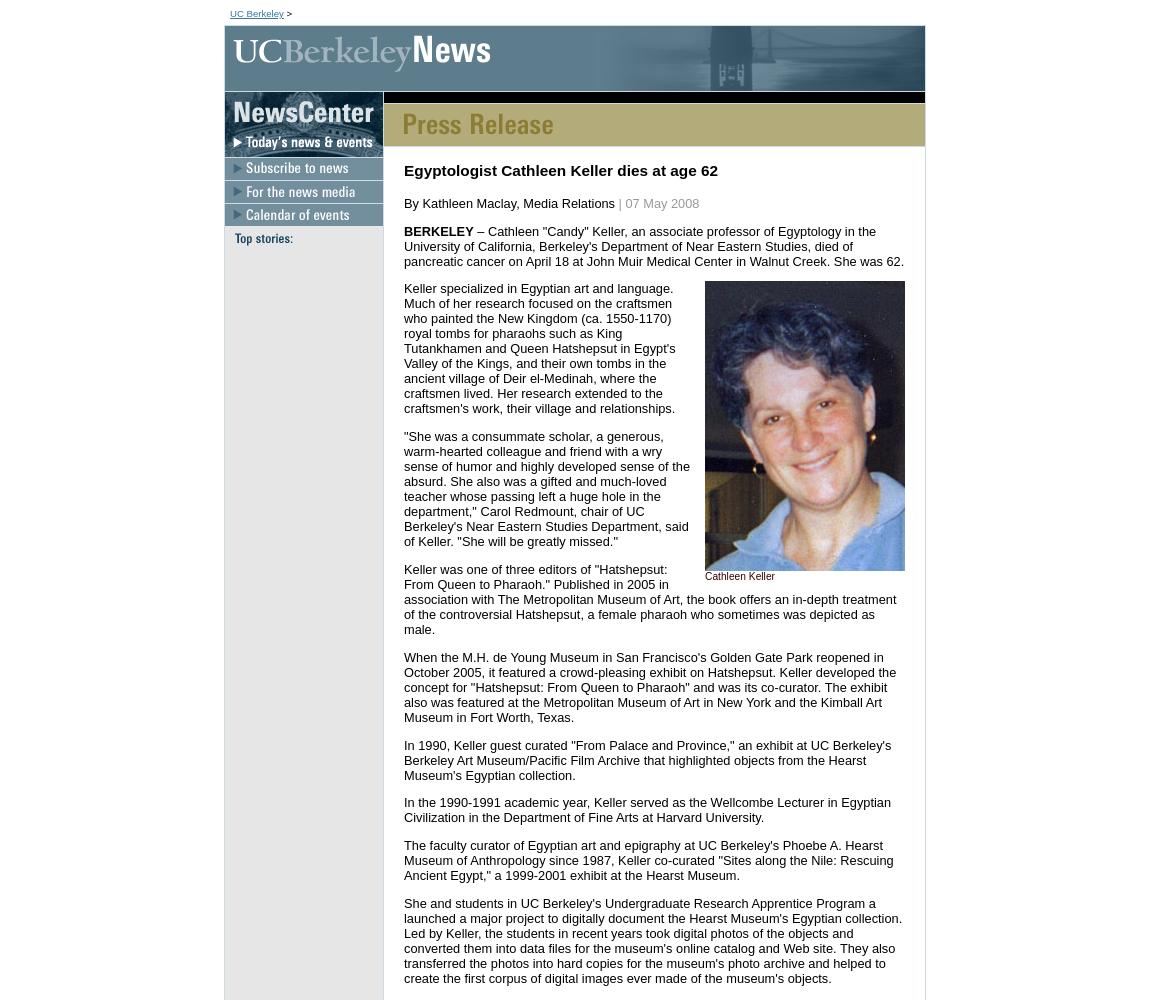  What do you see at coordinates (286, 13) in the screenshot?
I see `'>'` at bounding box center [286, 13].